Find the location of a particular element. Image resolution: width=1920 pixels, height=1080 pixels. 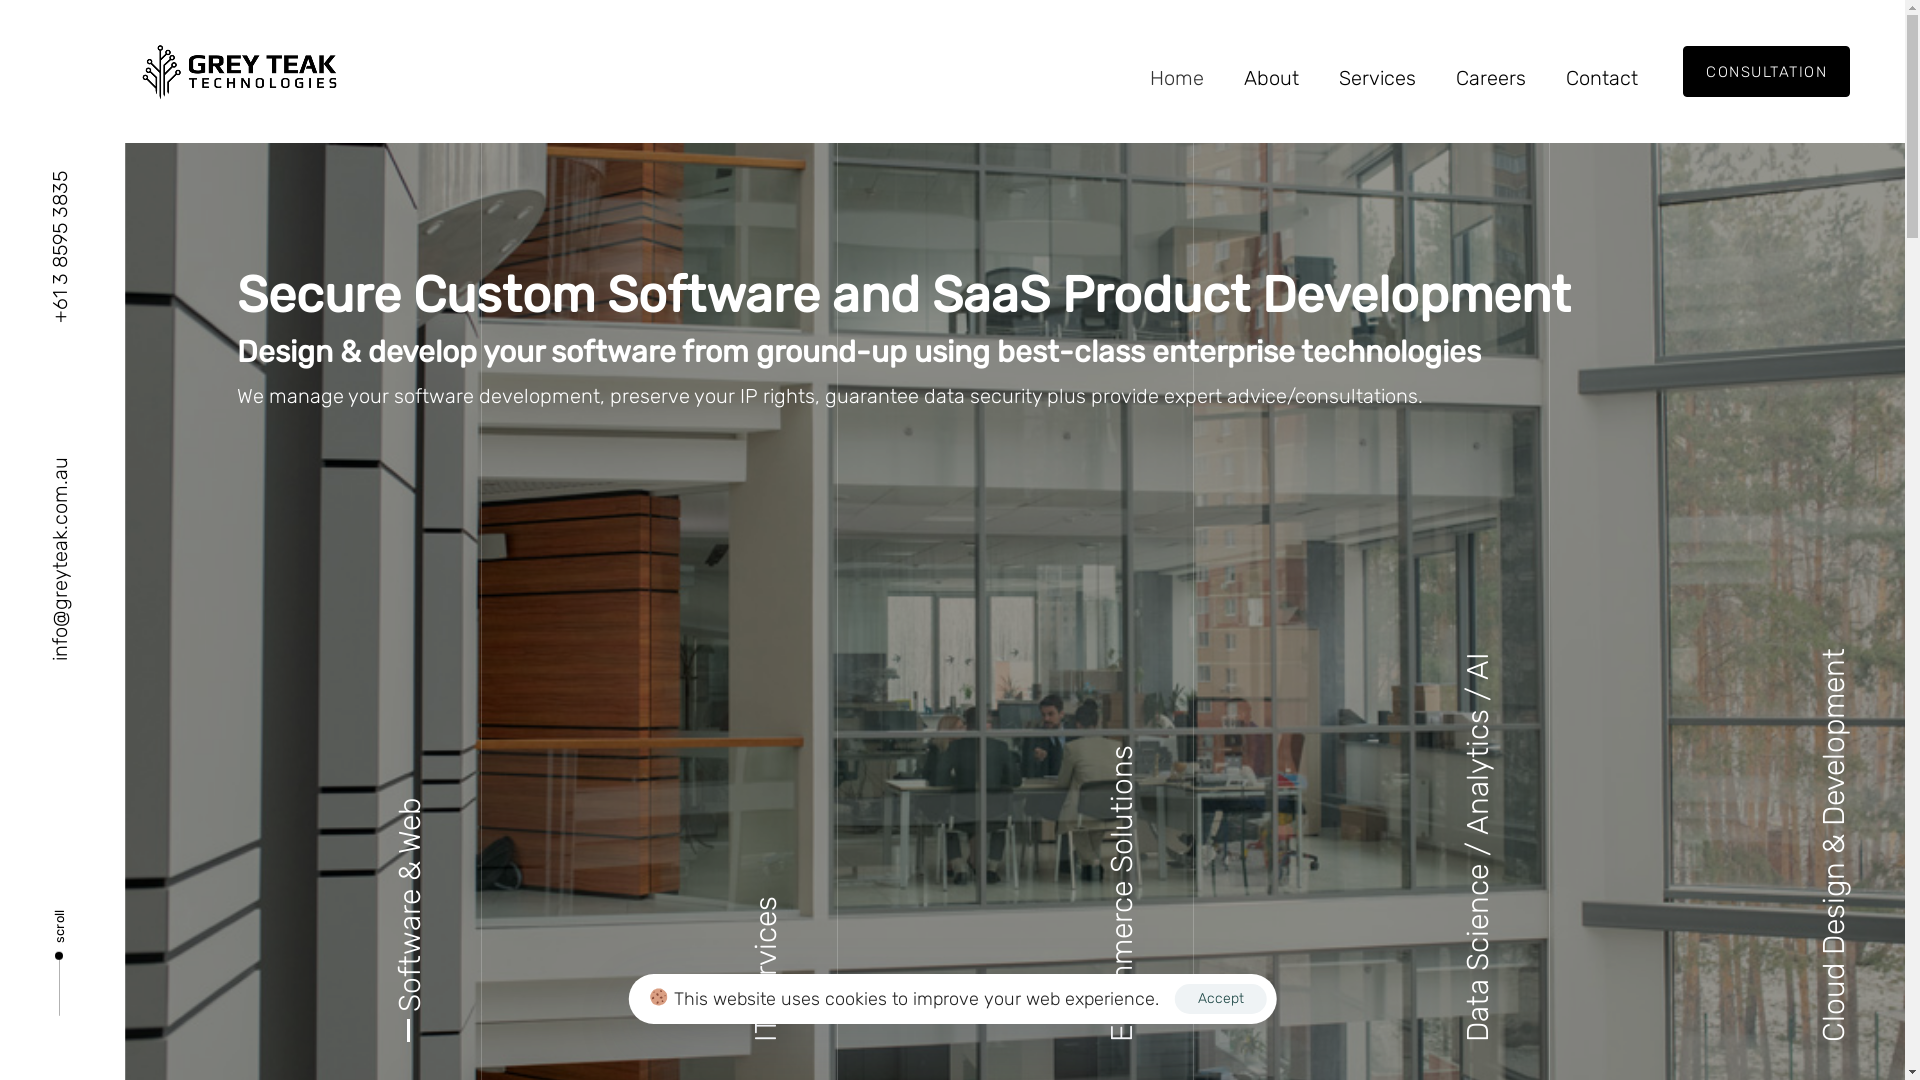

'scroll' is located at coordinates (59, 955).